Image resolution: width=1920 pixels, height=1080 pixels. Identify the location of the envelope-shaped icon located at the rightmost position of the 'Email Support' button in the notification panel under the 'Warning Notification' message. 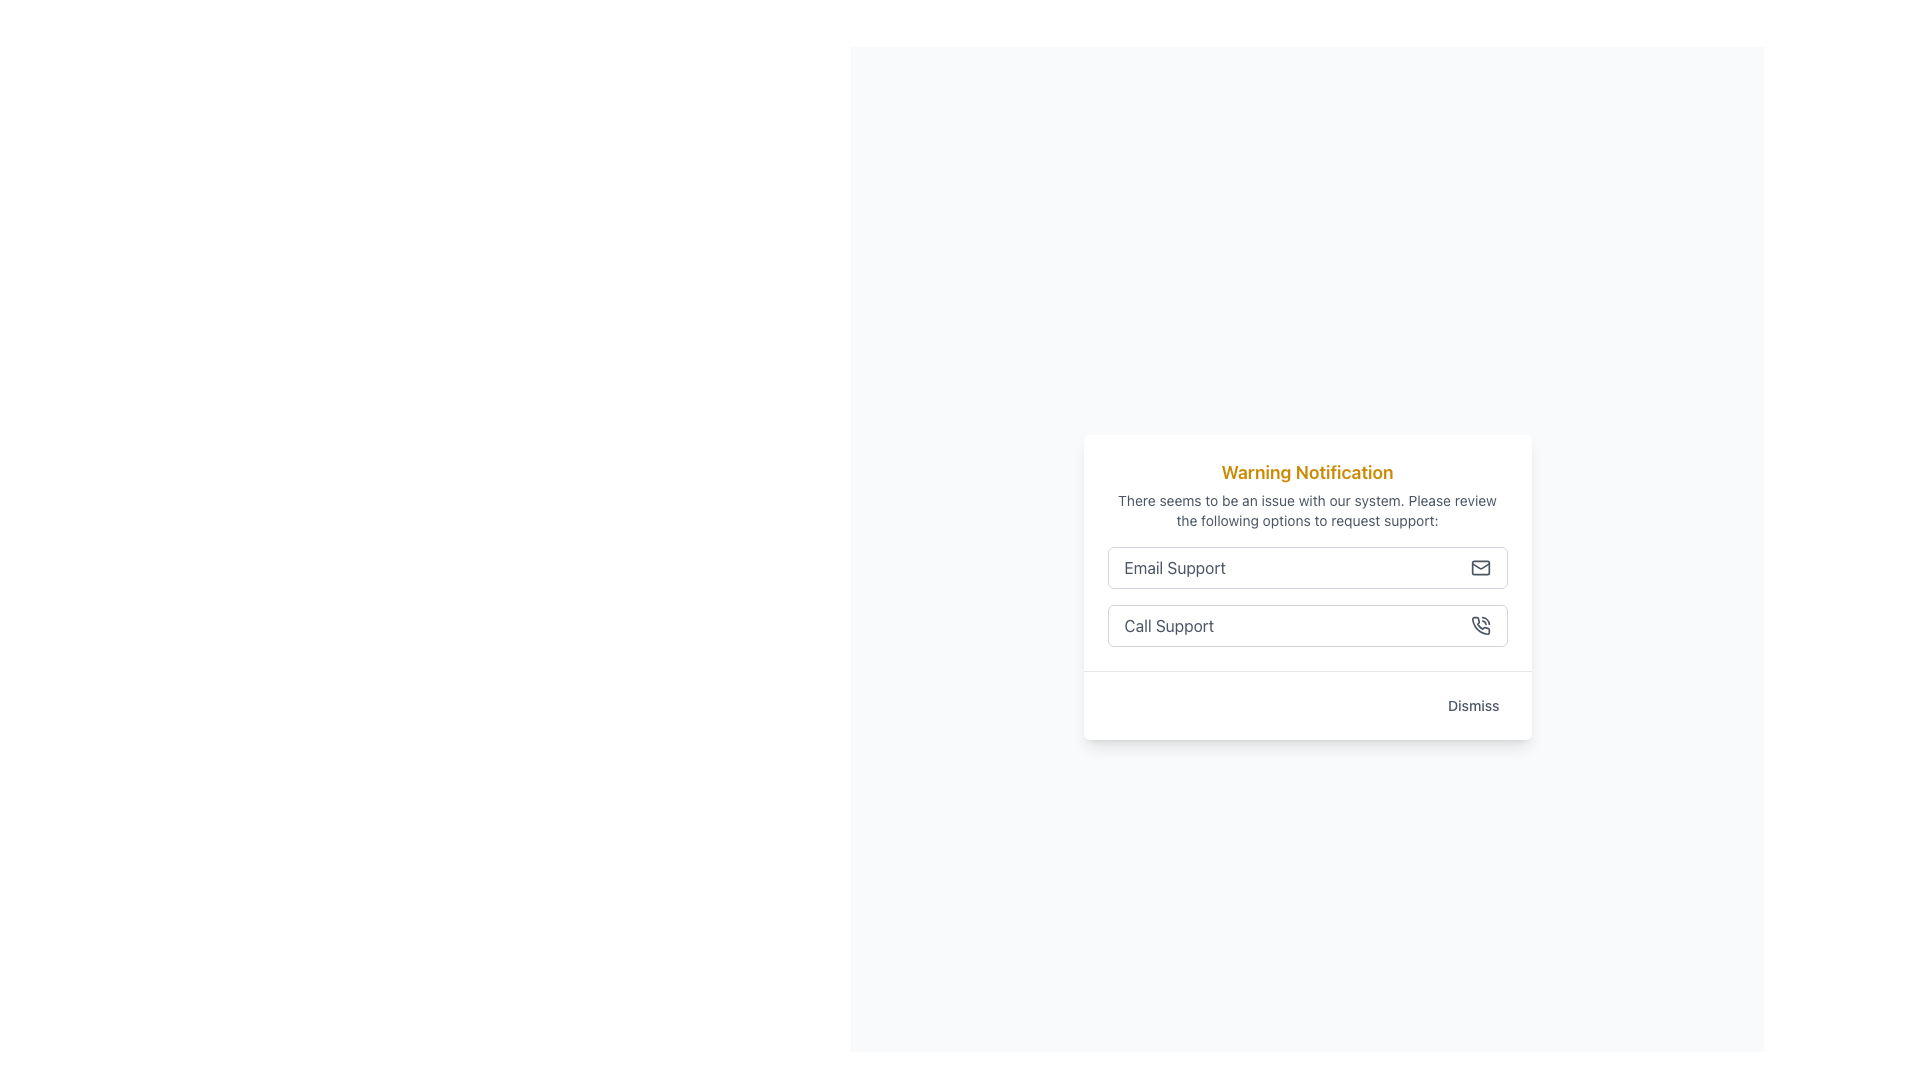
(1480, 567).